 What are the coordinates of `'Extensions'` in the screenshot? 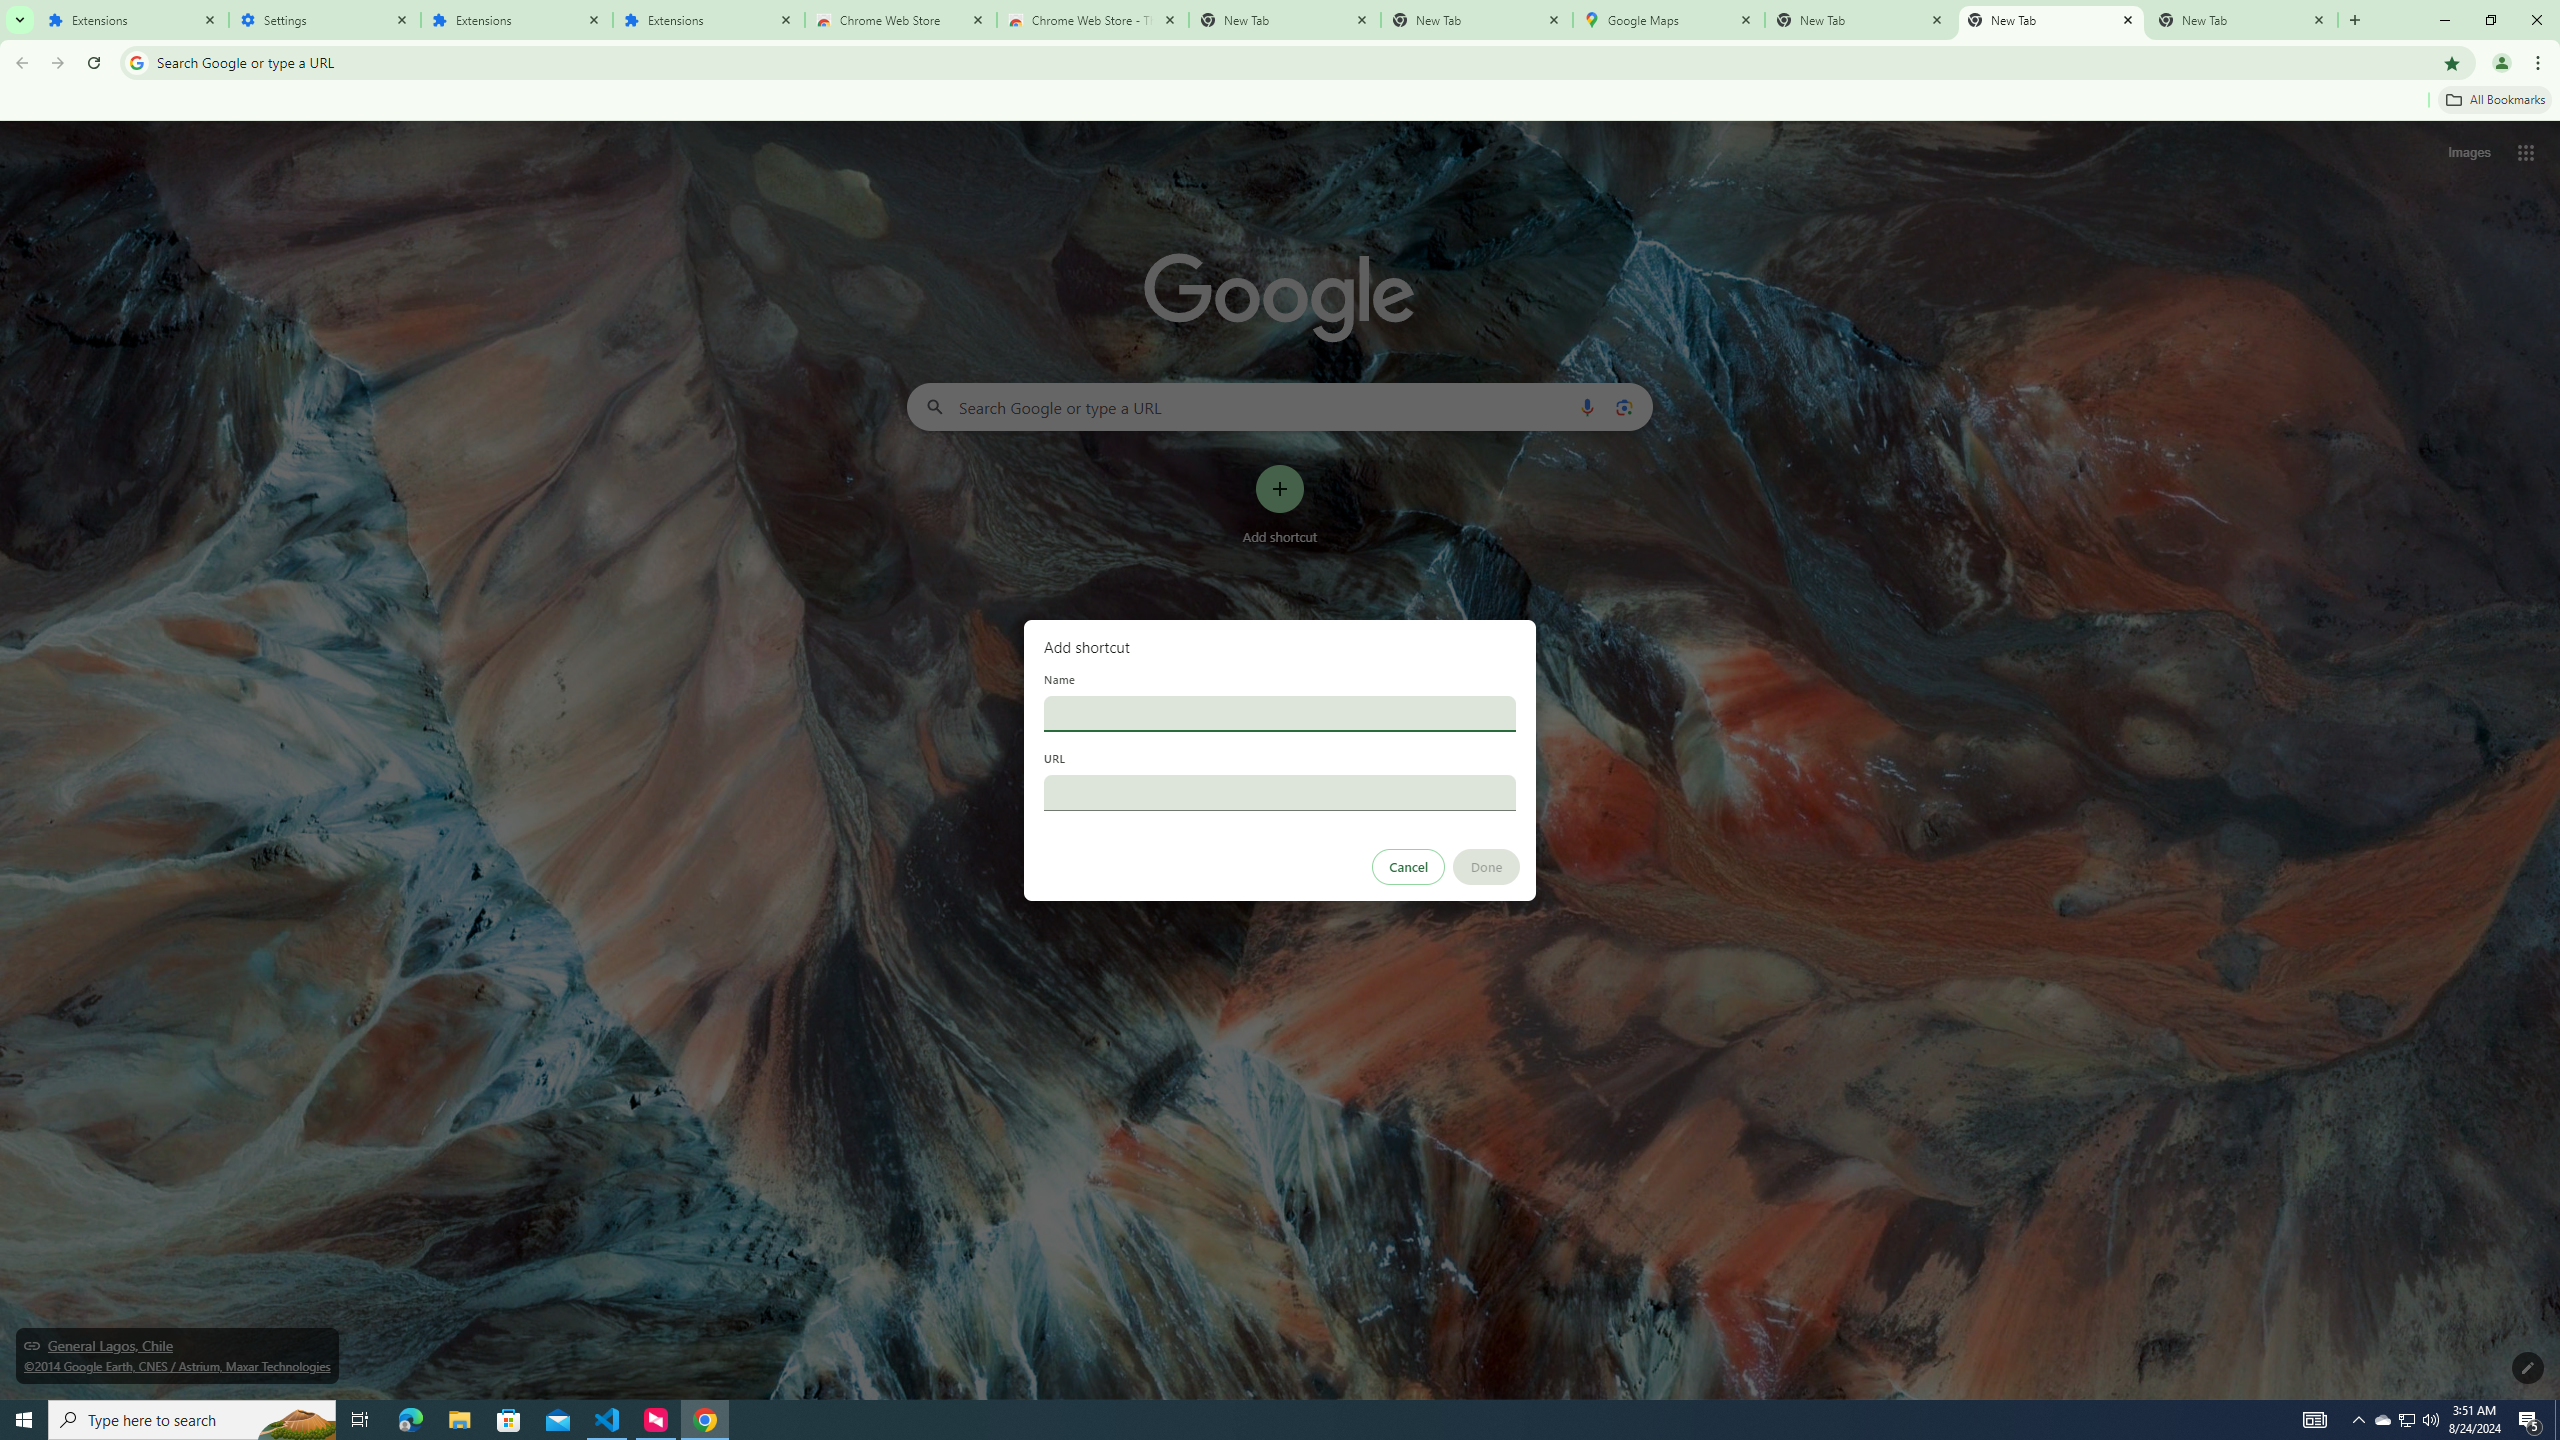 It's located at (133, 19).